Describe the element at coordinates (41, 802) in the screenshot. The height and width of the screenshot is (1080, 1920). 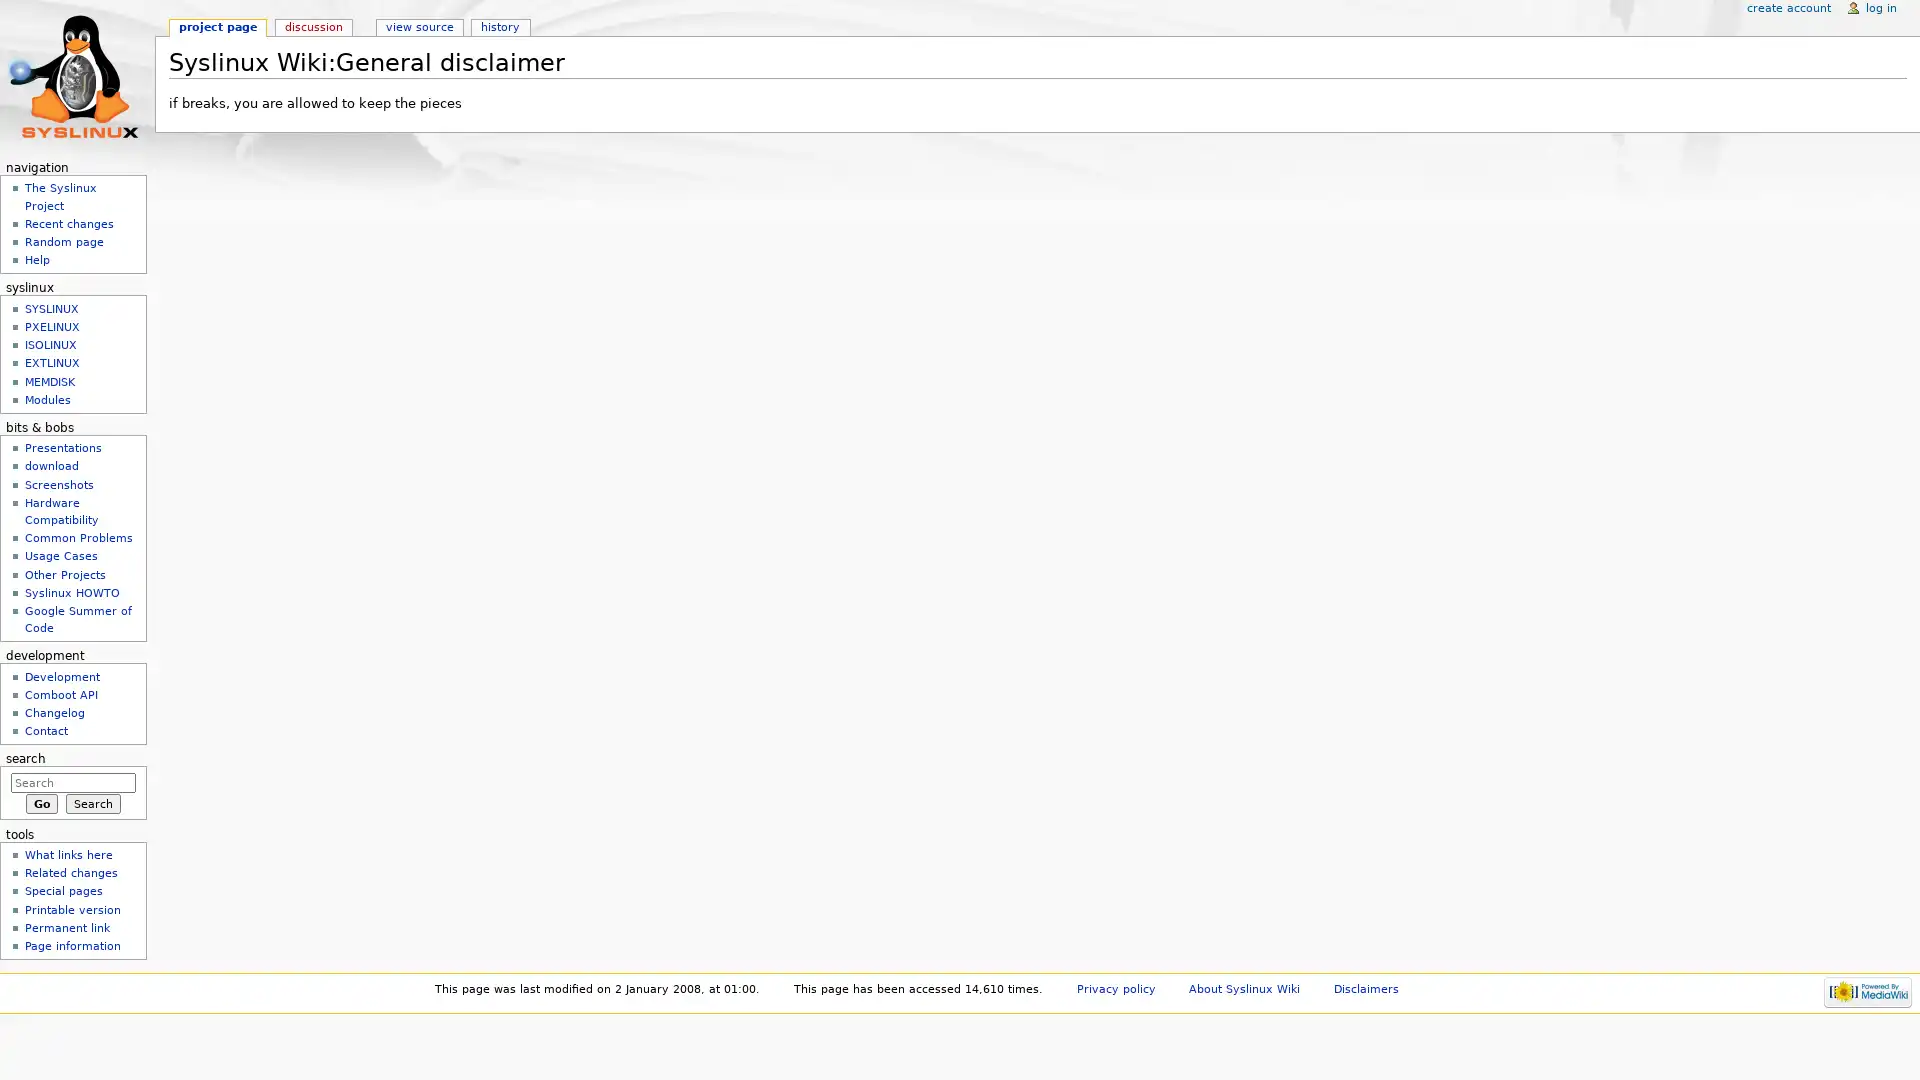
I see `Go` at that location.